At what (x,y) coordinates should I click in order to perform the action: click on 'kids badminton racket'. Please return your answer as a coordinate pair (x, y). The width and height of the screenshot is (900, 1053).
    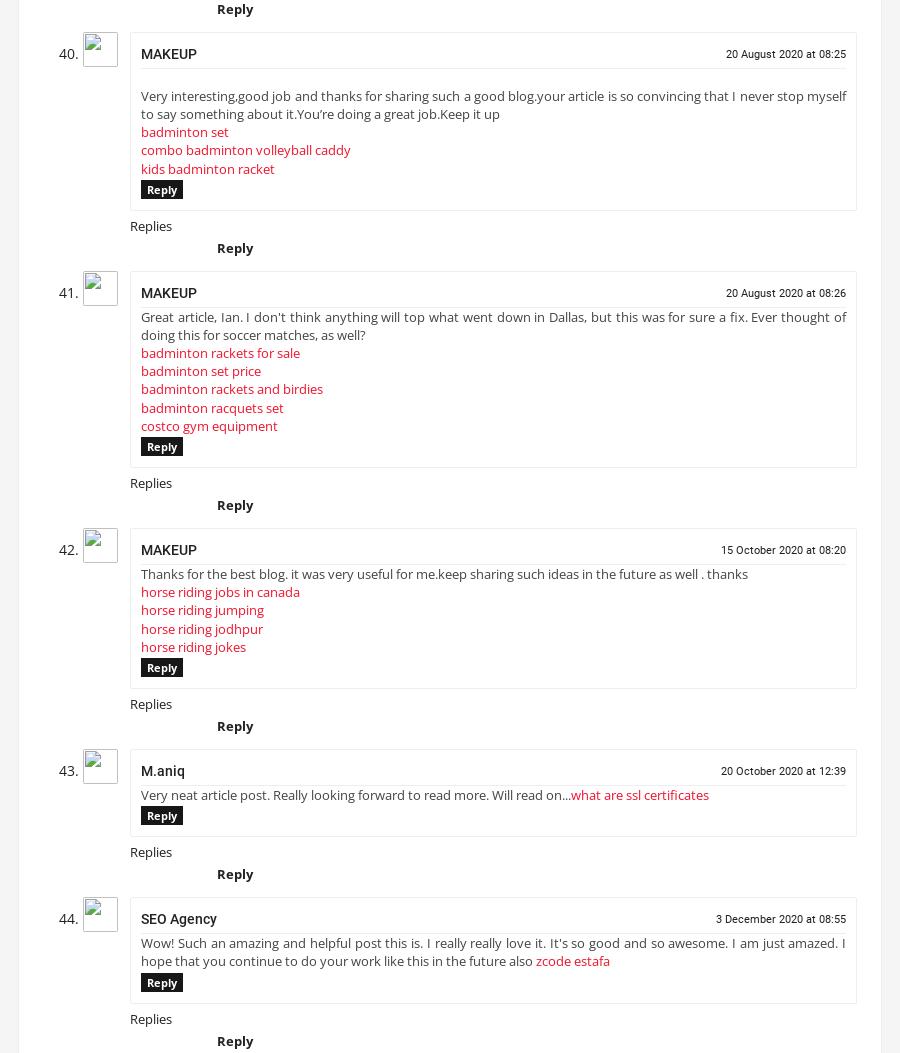
    Looking at the image, I should click on (207, 174).